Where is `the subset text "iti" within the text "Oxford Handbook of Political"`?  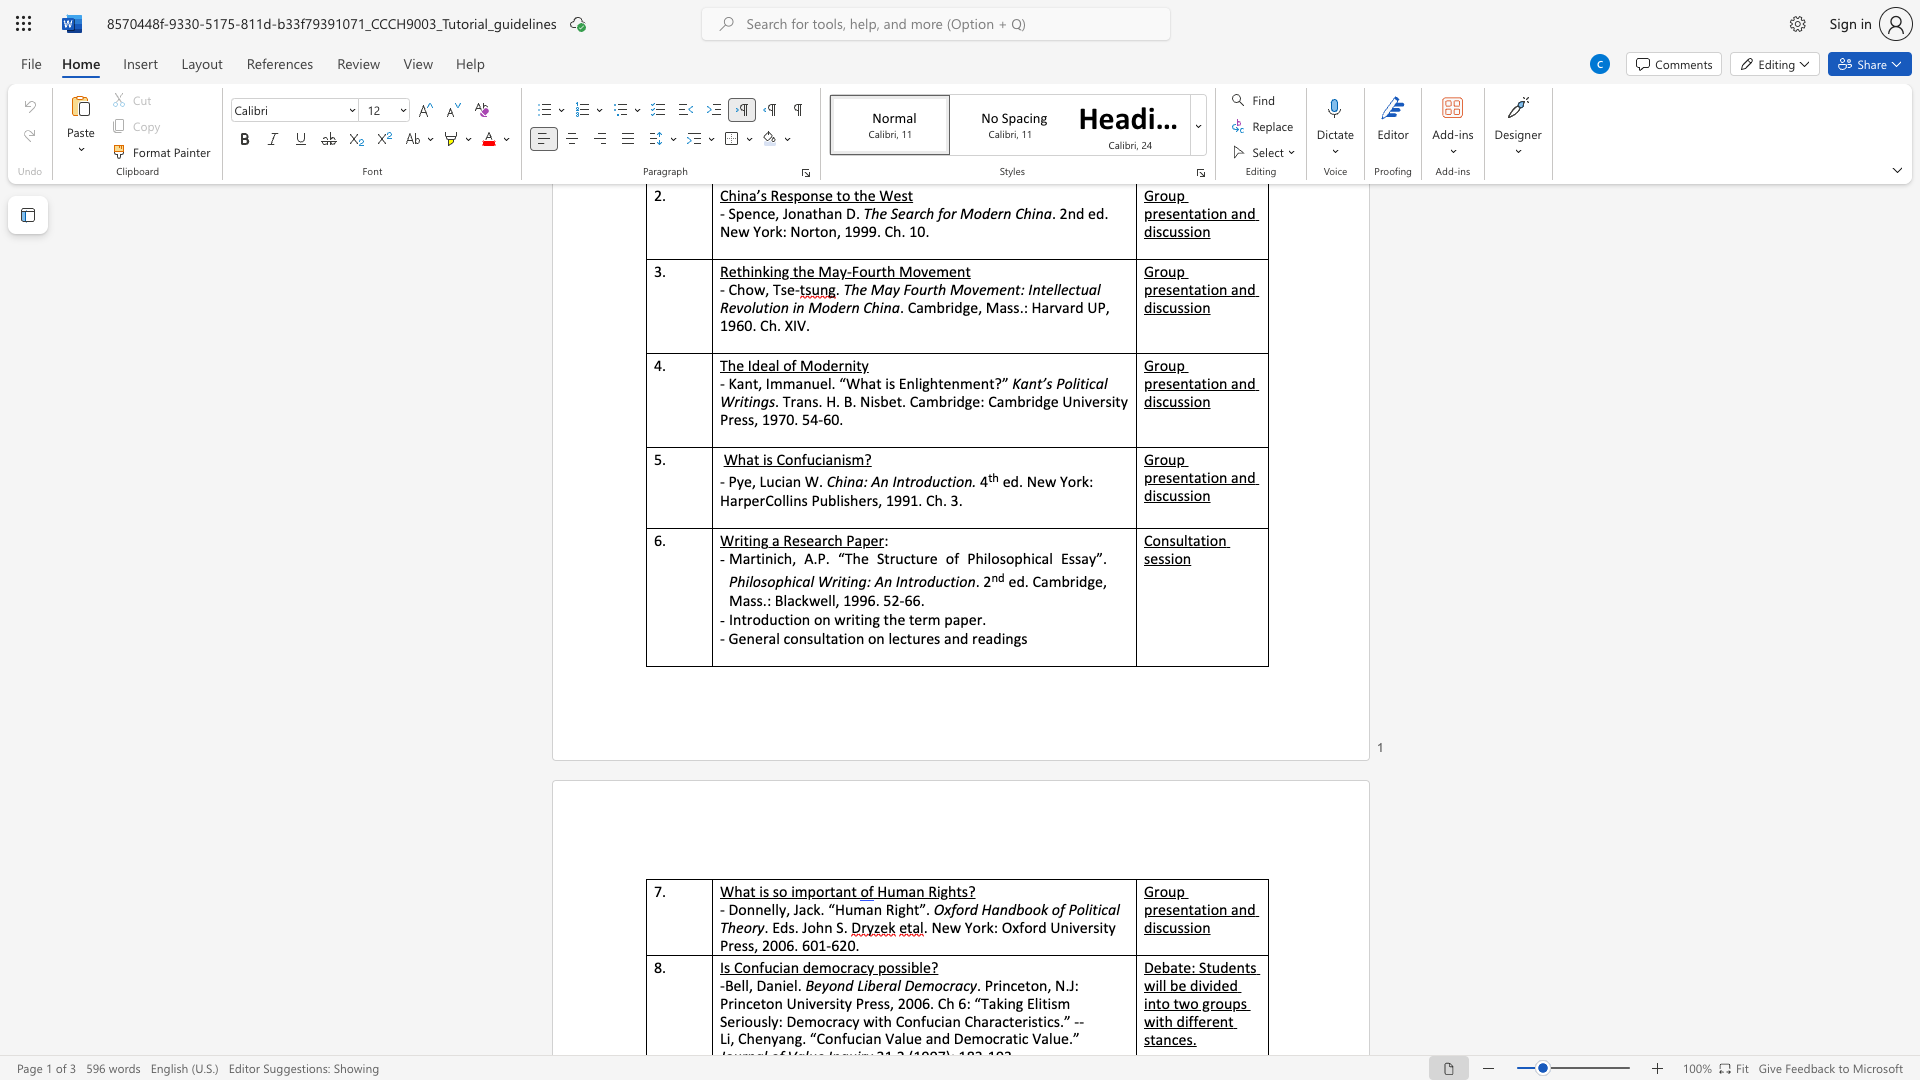 the subset text "iti" within the text "Oxford Handbook of Political" is located at coordinates (1087, 909).